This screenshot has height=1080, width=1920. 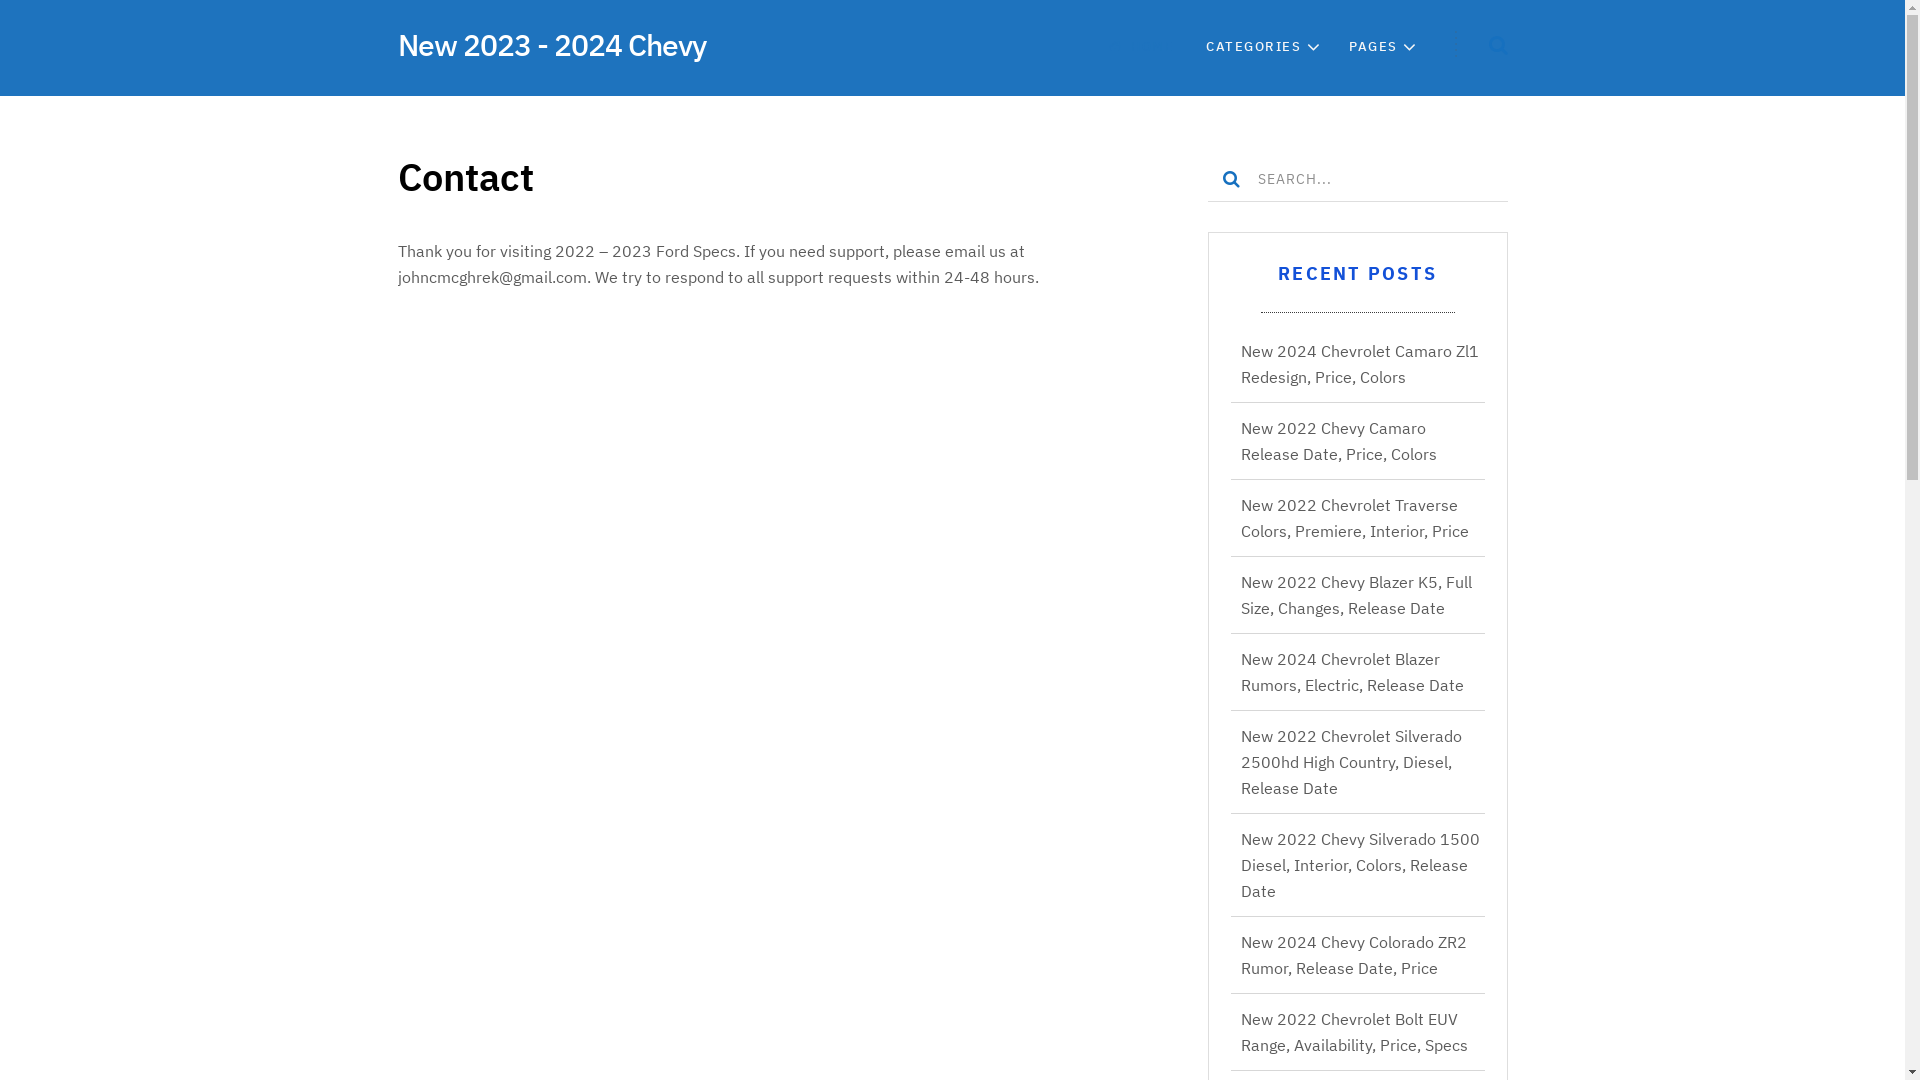 What do you see at coordinates (1141, 45) in the screenshot?
I see `'HOME'` at bounding box center [1141, 45].